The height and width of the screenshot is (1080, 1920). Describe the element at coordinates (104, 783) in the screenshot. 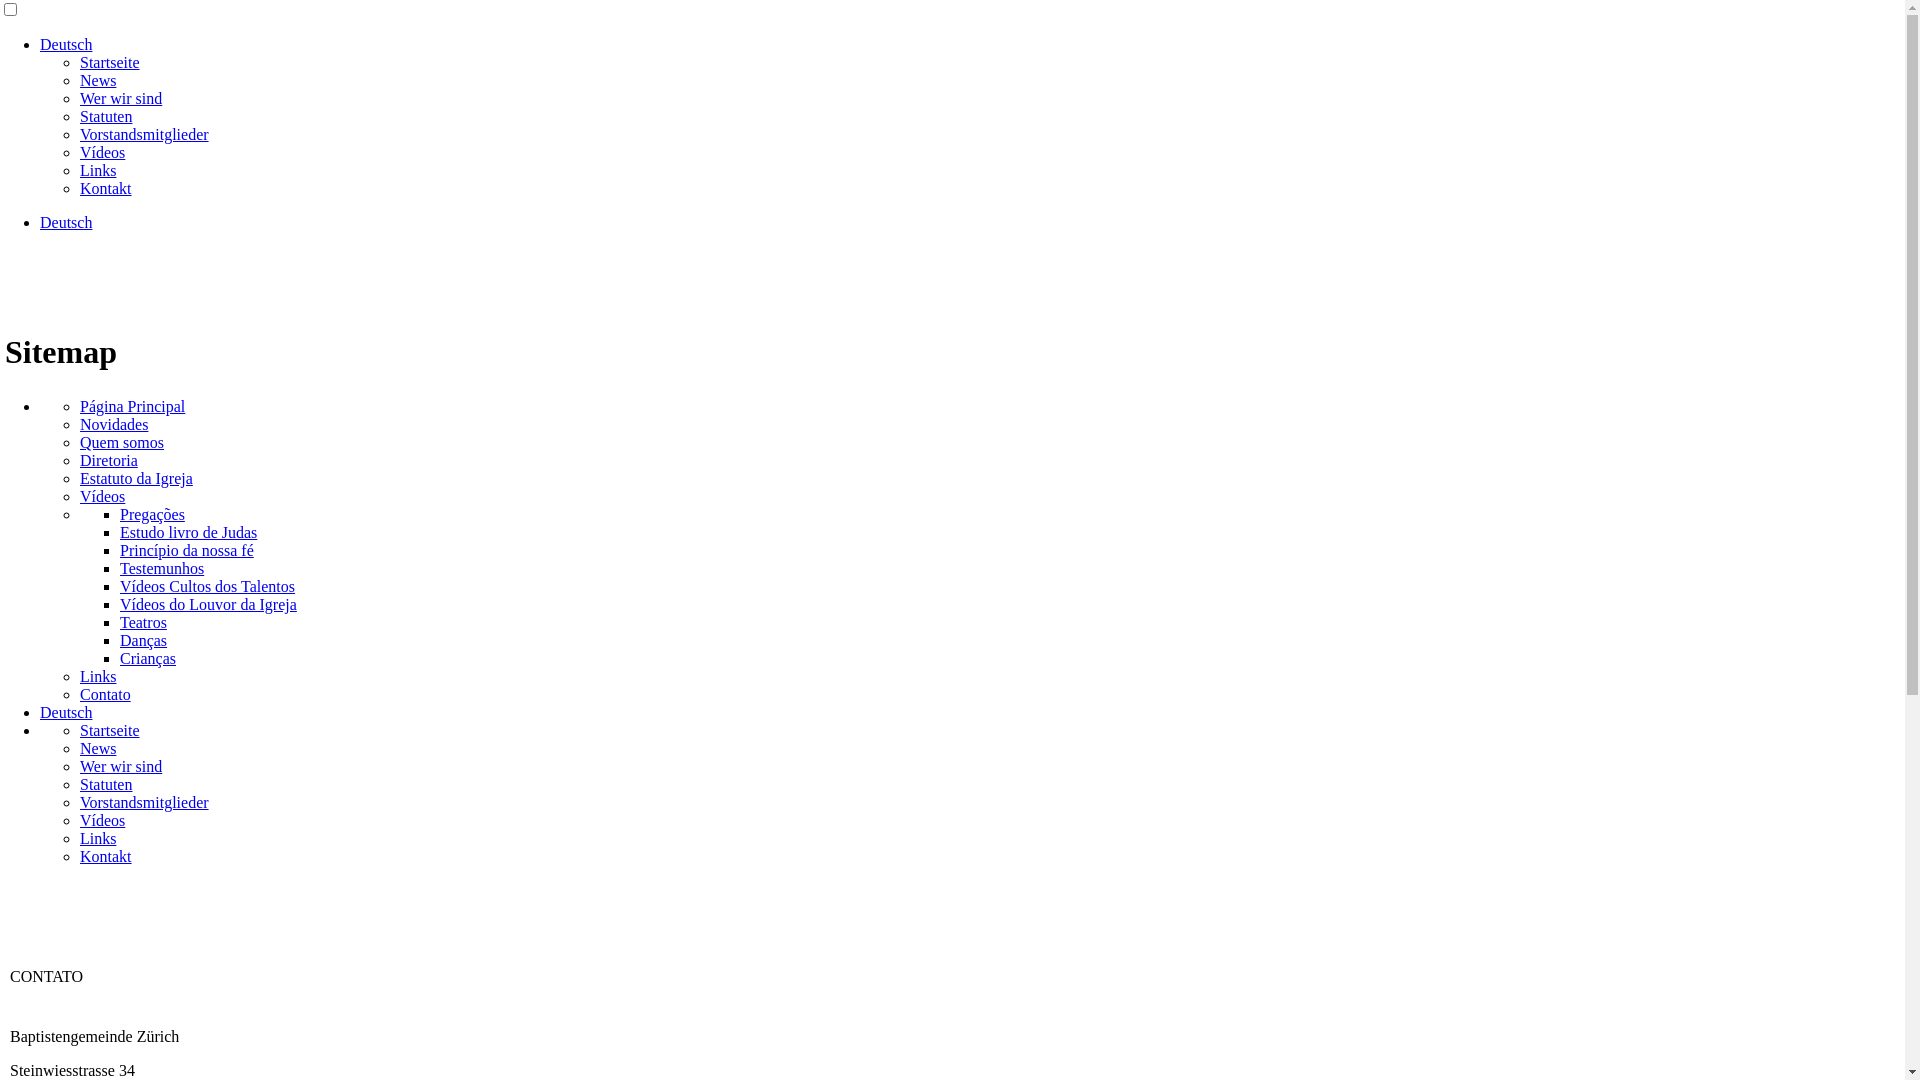

I see `'Statuten'` at that location.